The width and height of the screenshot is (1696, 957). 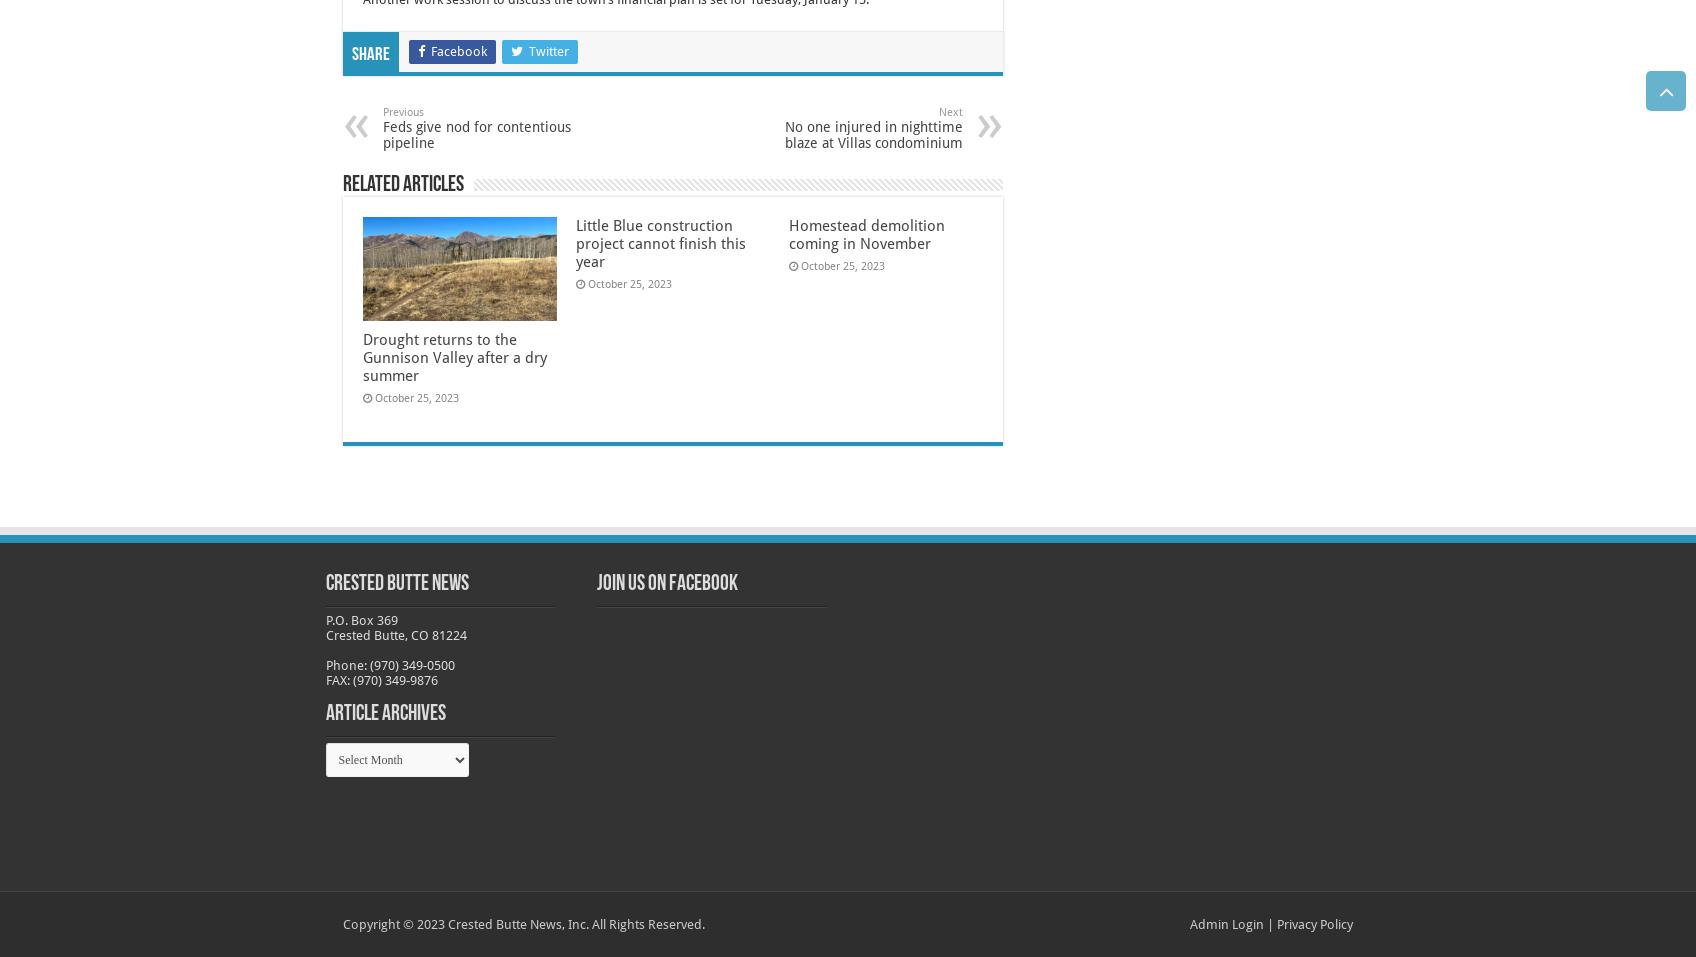 I want to click on 'Admin Login', so click(x=1226, y=923).